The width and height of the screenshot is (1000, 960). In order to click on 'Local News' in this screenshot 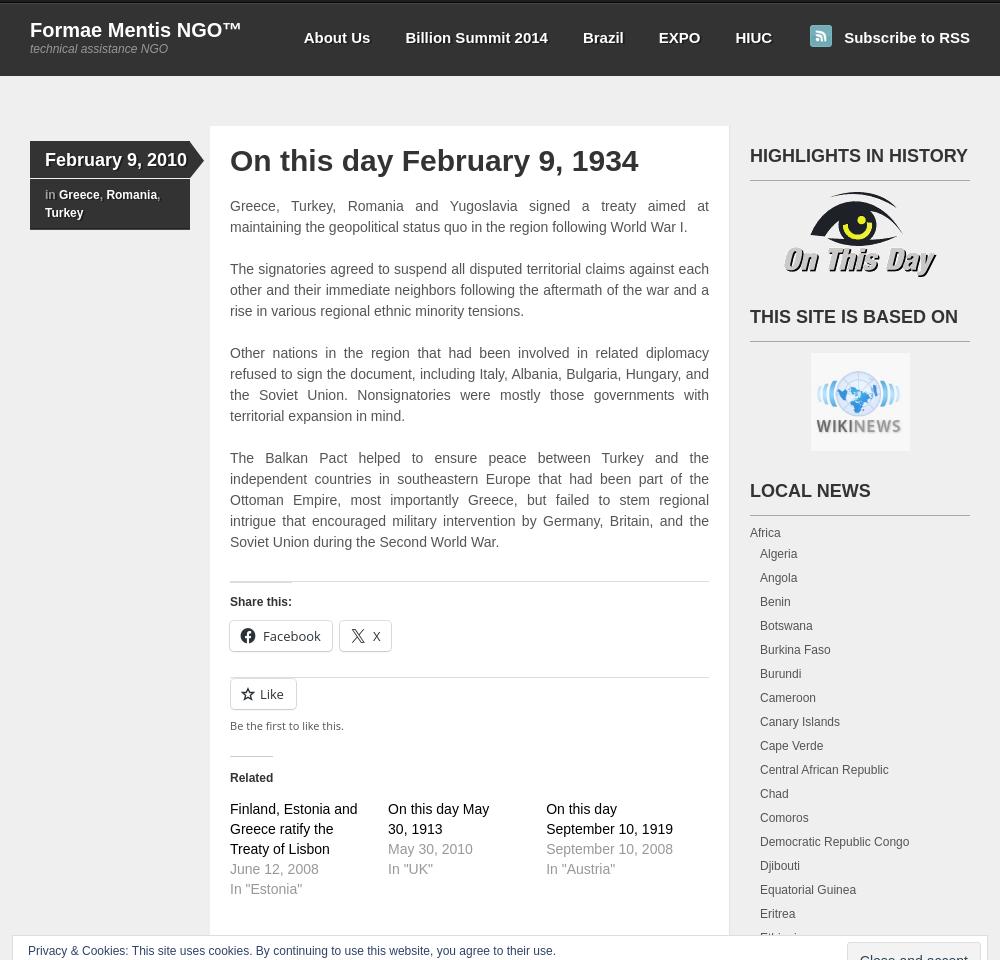, I will do `click(810, 490)`.